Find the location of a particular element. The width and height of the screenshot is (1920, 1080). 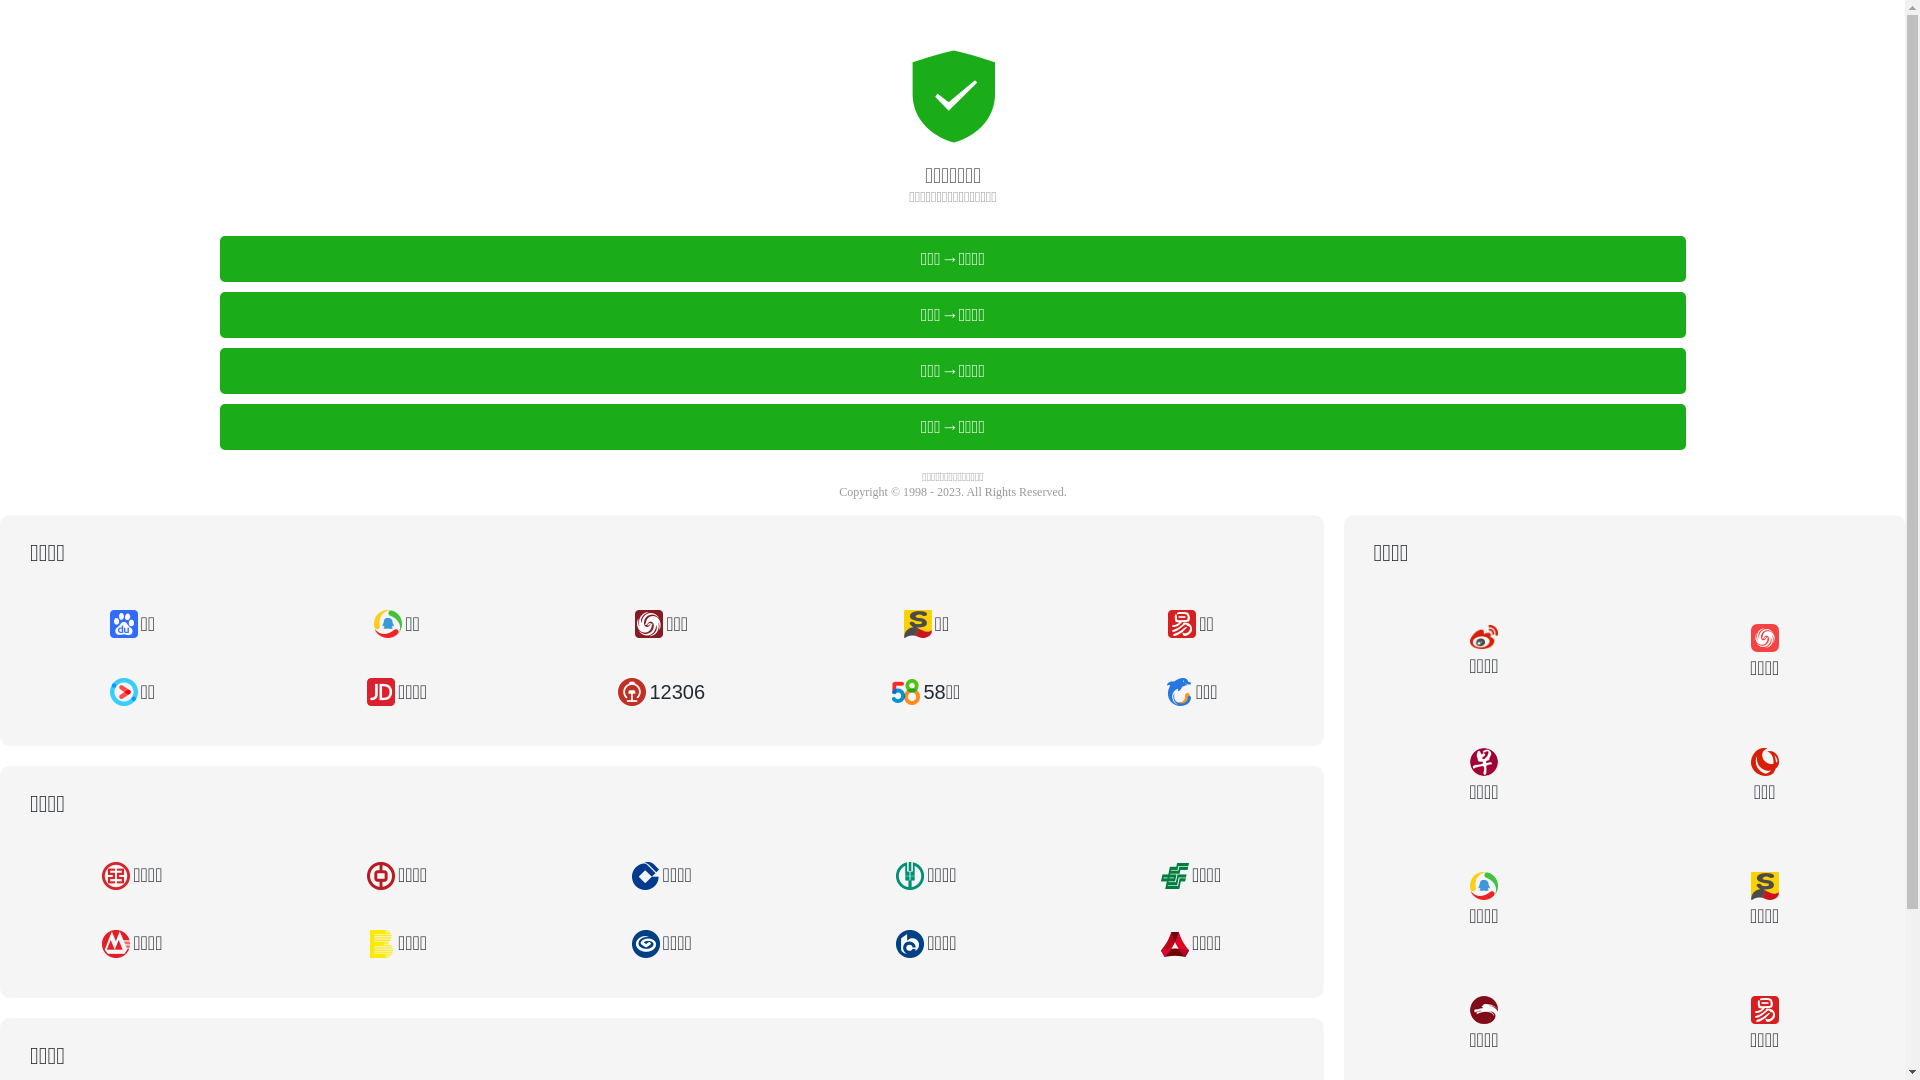

'12306' is located at coordinates (661, 690).